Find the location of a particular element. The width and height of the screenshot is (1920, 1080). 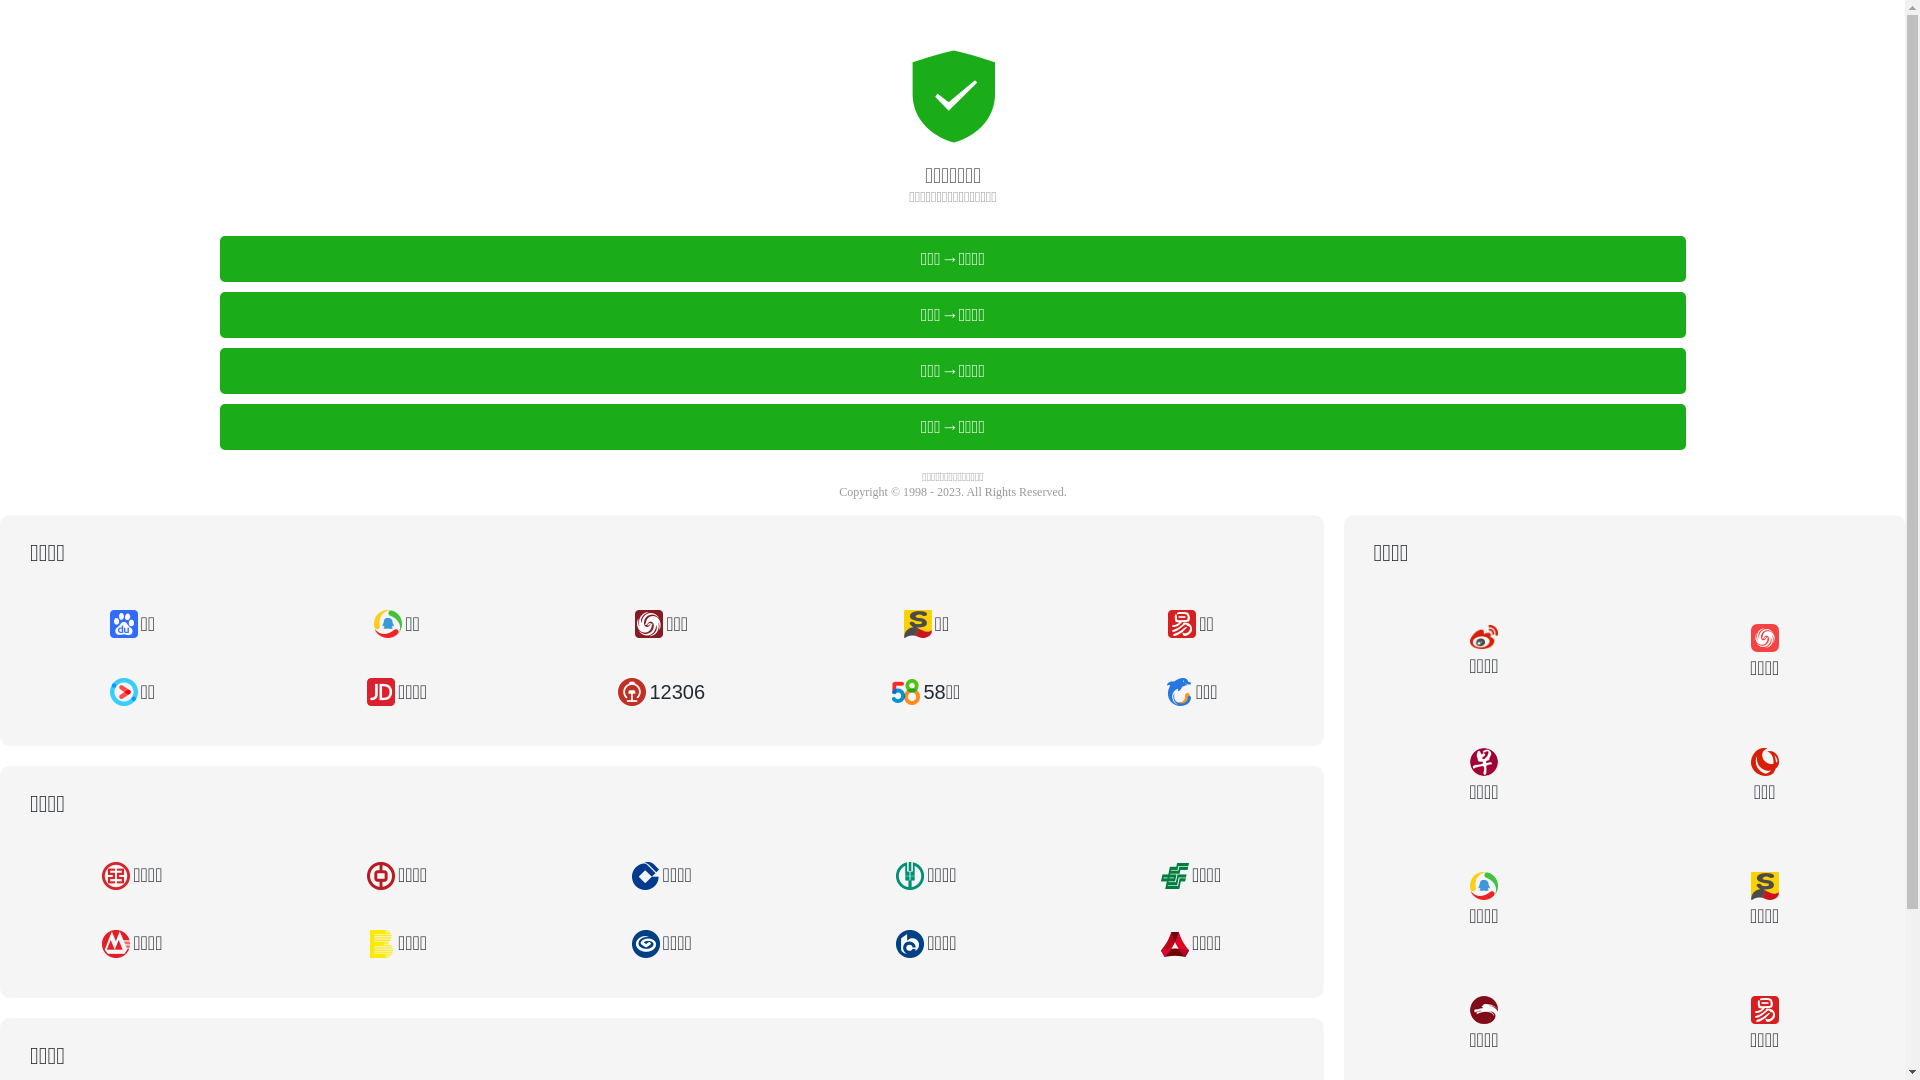

'12306' is located at coordinates (661, 690).